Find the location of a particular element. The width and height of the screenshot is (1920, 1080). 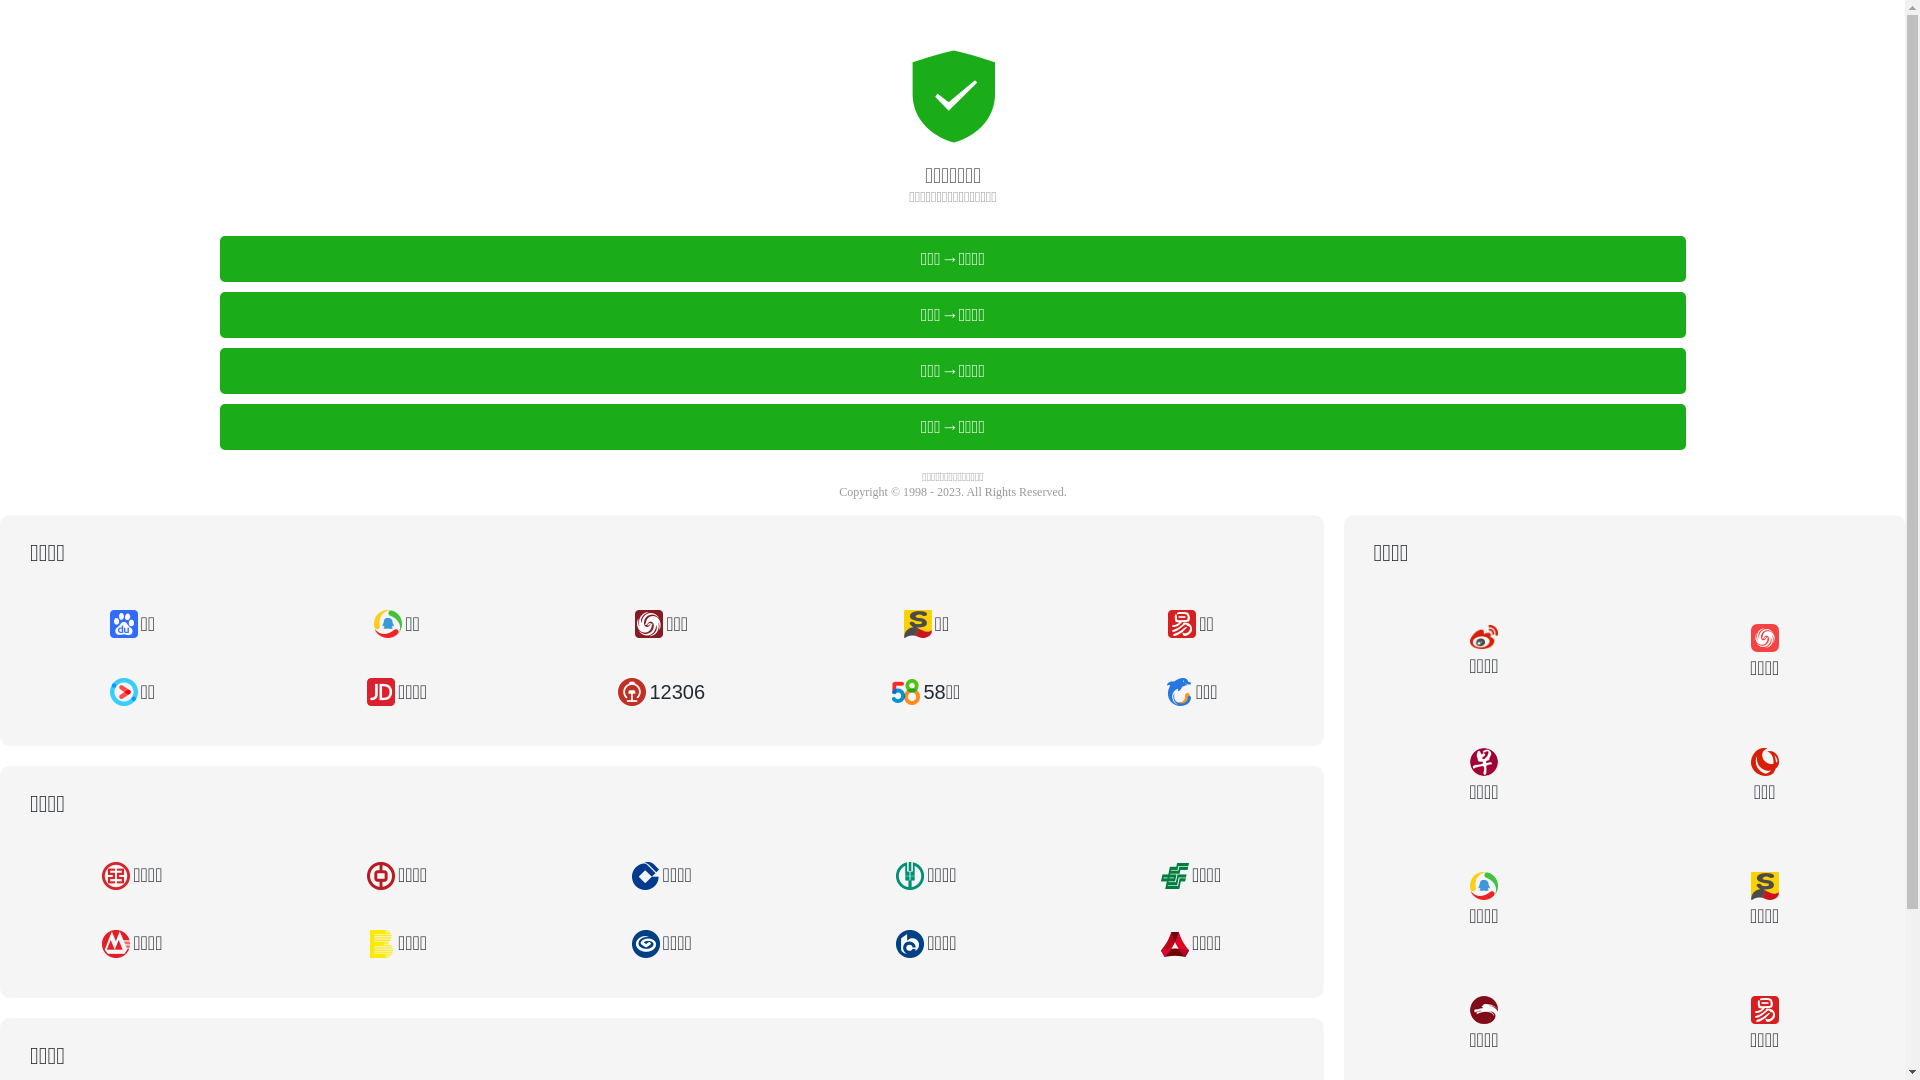

'12306' is located at coordinates (661, 690).